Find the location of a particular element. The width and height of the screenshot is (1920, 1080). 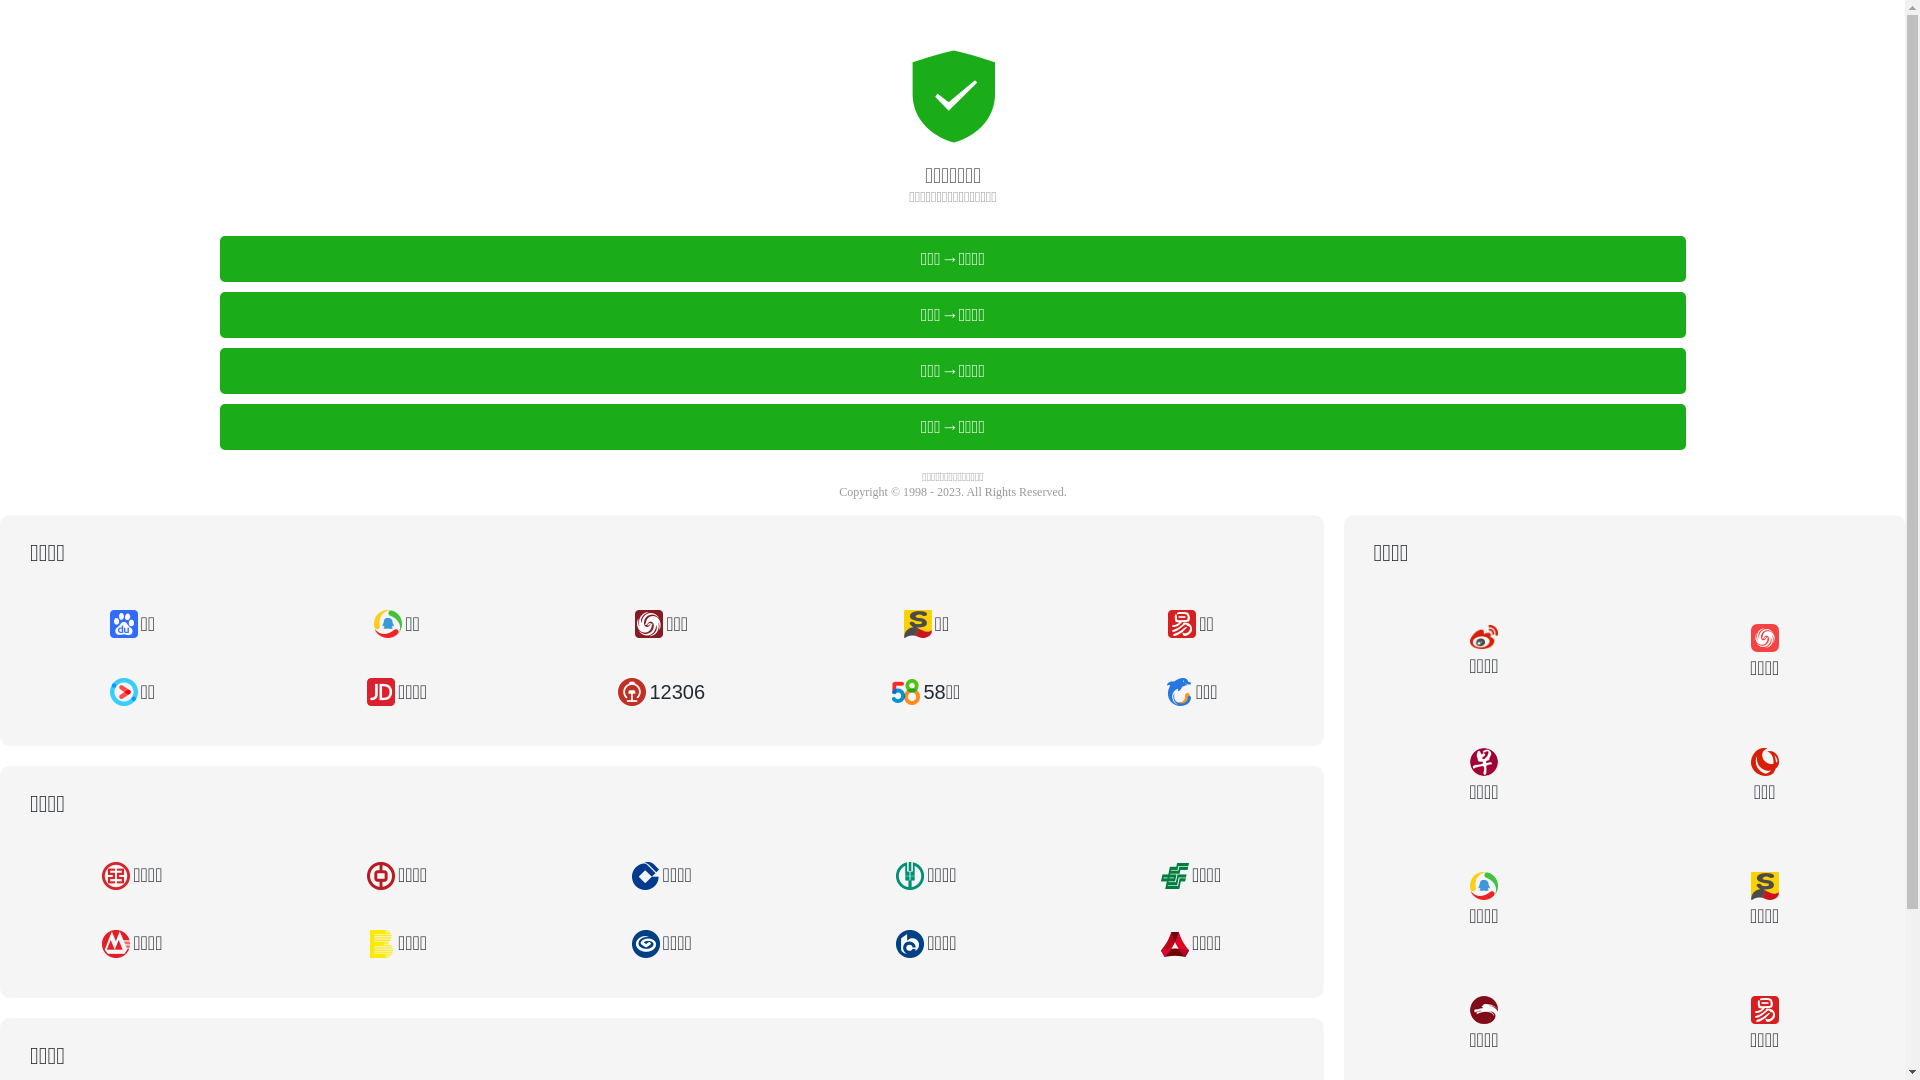

'12306' is located at coordinates (661, 690).